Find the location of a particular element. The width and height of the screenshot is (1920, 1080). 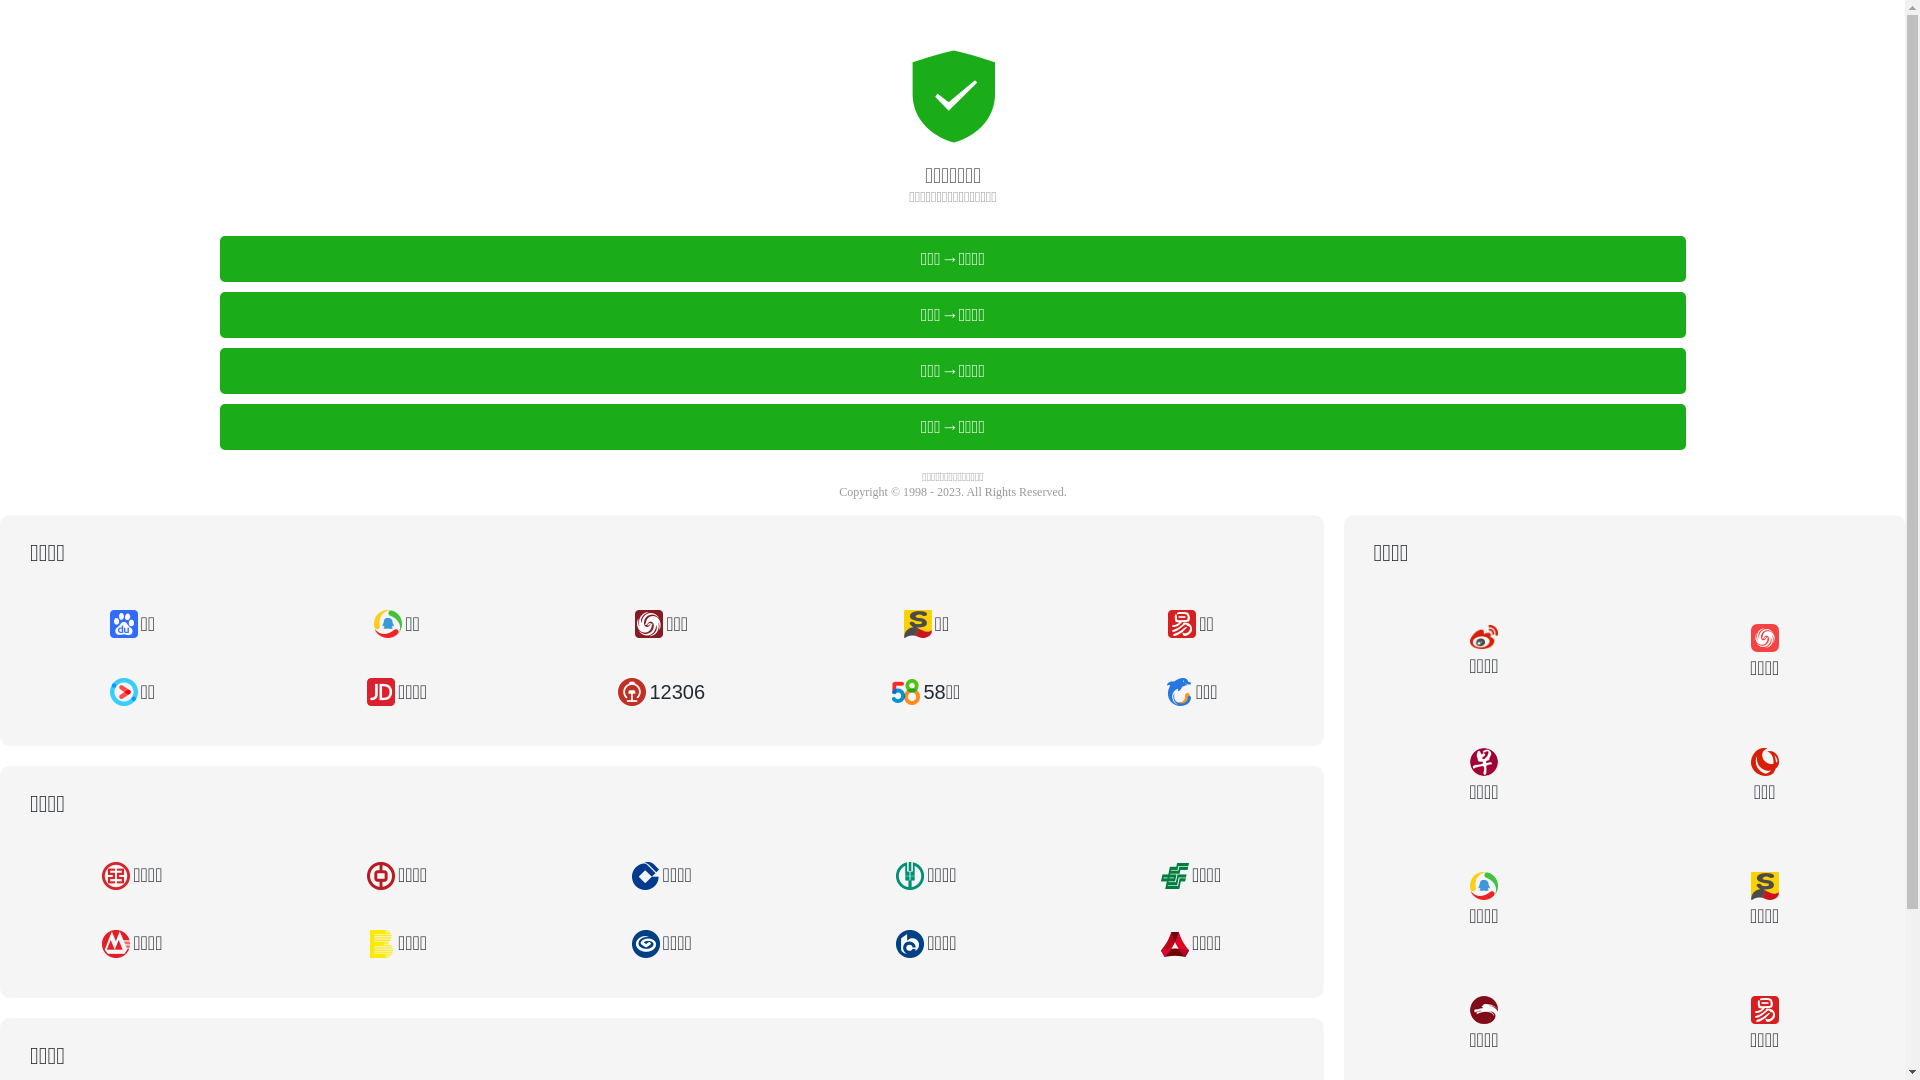

'12306' is located at coordinates (661, 690).